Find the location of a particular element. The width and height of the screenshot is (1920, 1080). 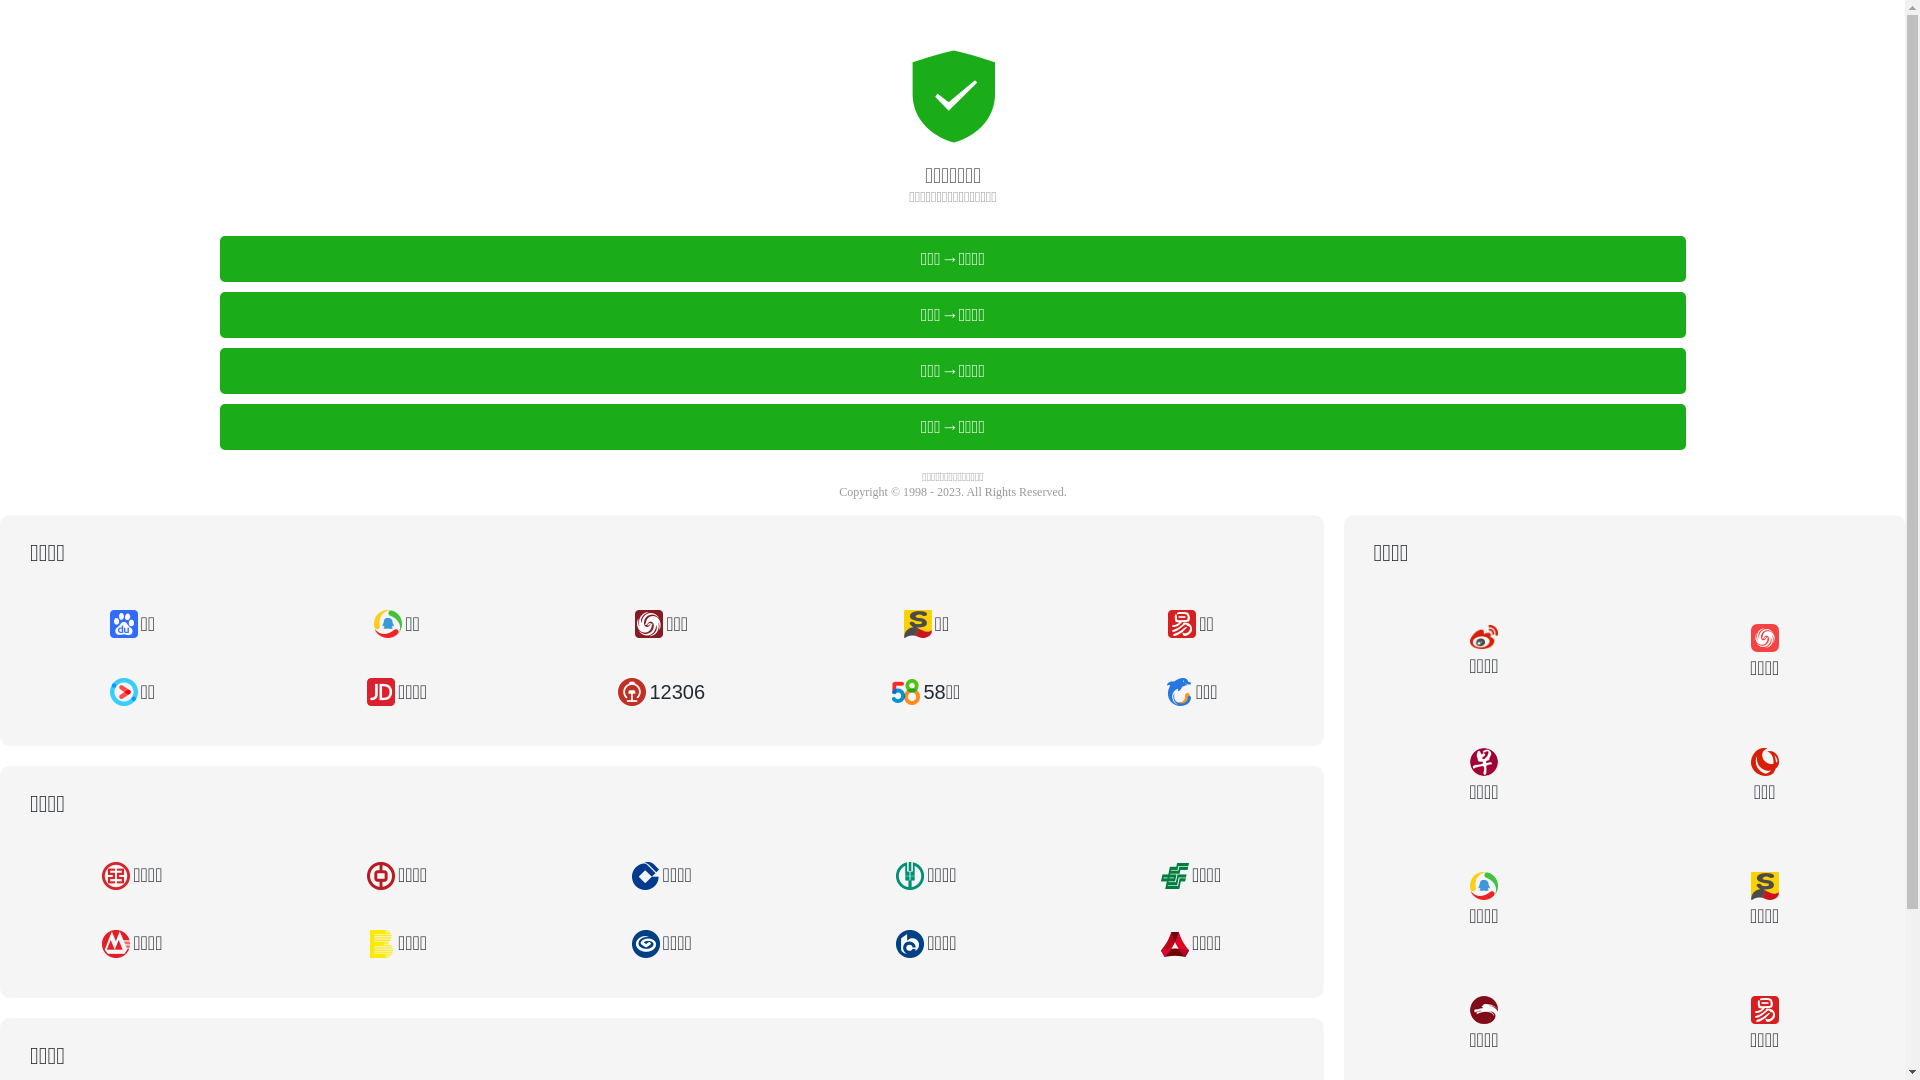

'12306' is located at coordinates (661, 690).